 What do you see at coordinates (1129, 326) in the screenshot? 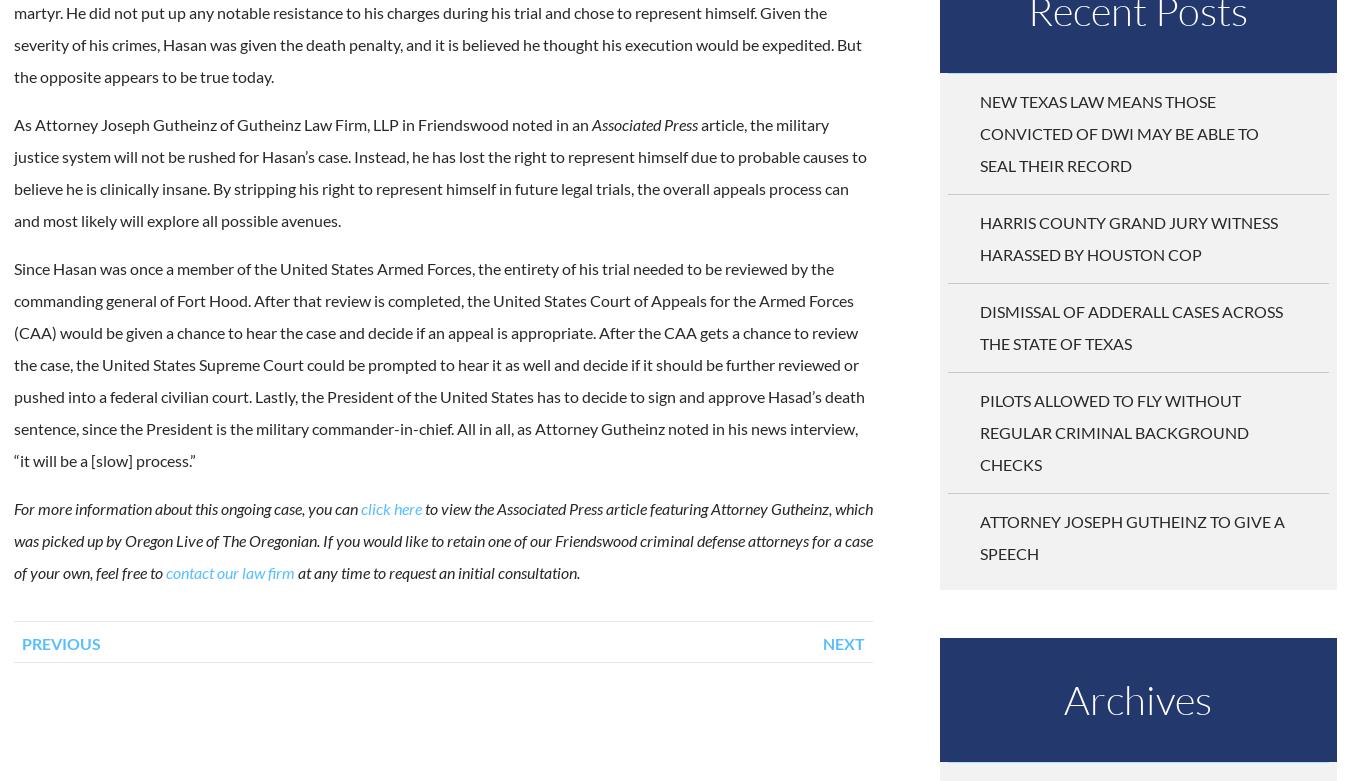
I see `'Dismissal of Adderall Cases Across the State Of Texas'` at bounding box center [1129, 326].